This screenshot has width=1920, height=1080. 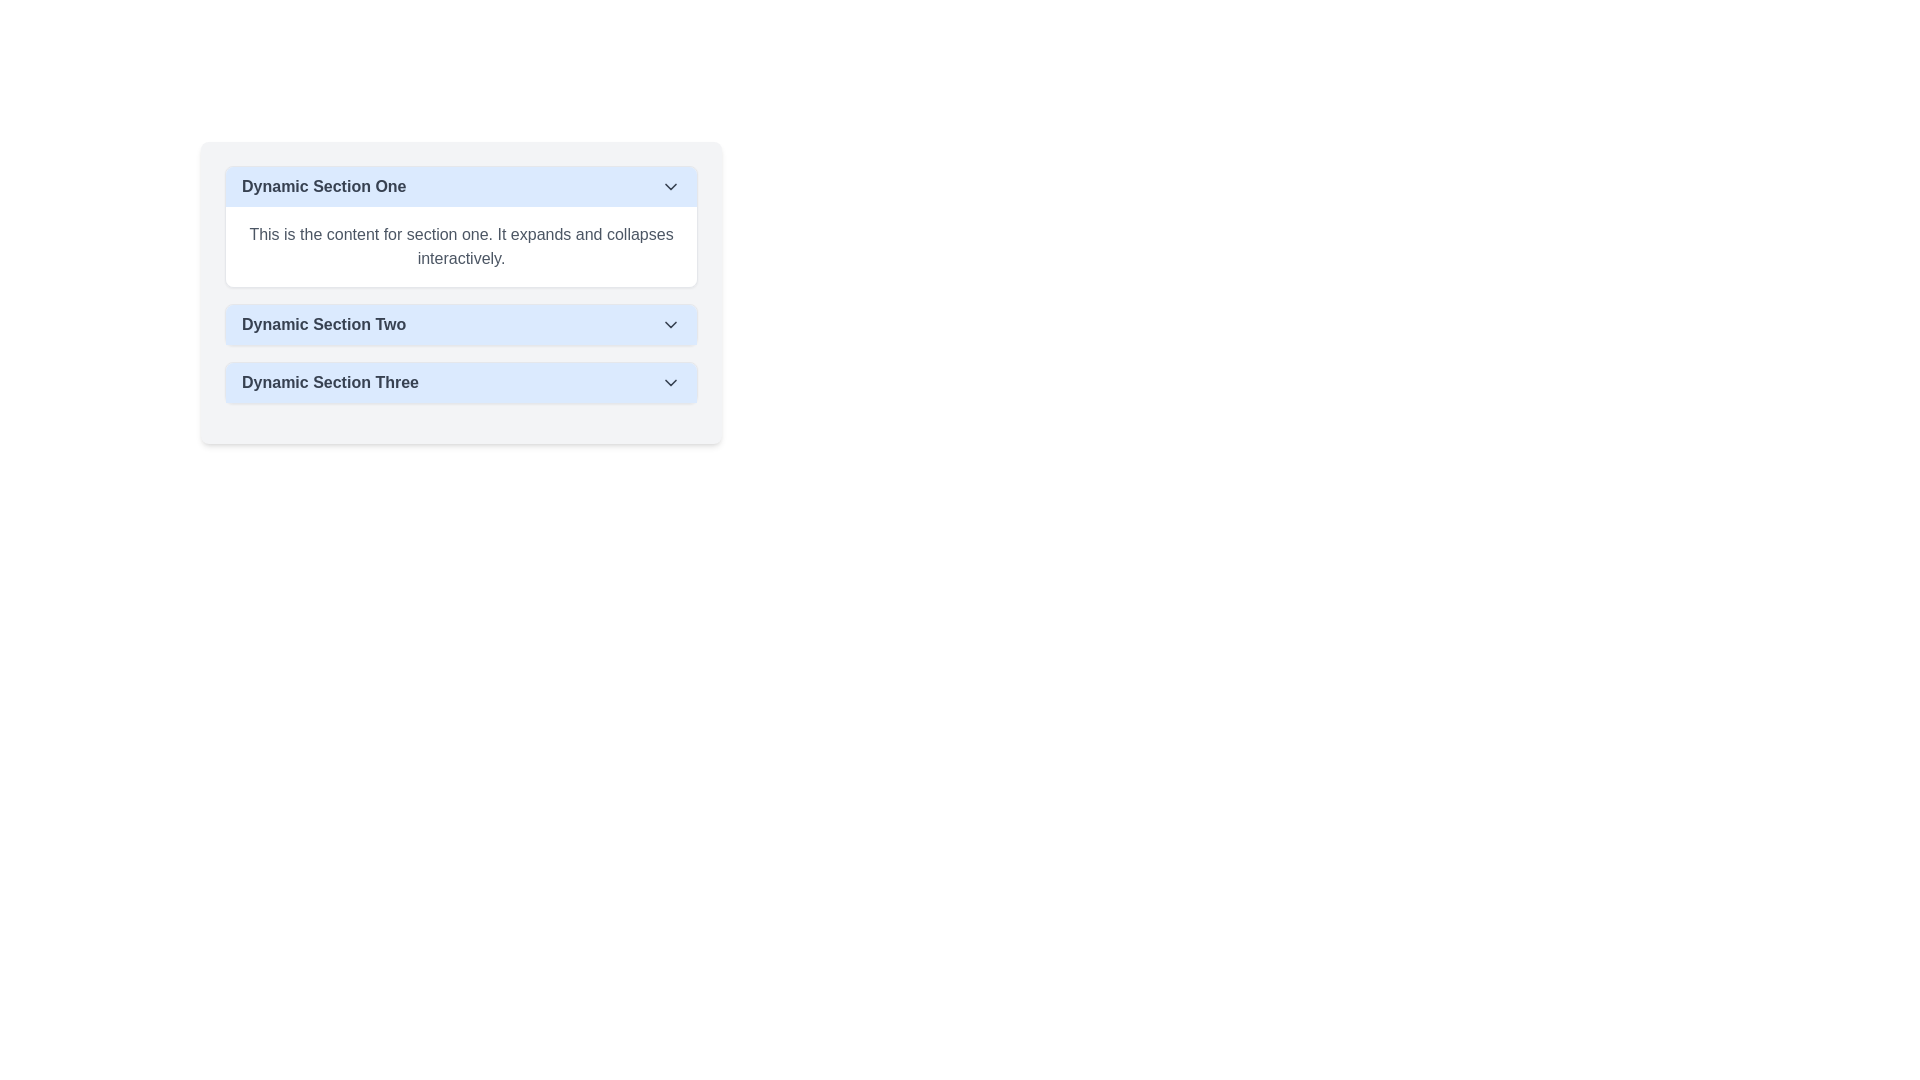 I want to click on the chevron down icon located at the far right of the header in 'Dynamic Section Three', so click(x=671, y=382).